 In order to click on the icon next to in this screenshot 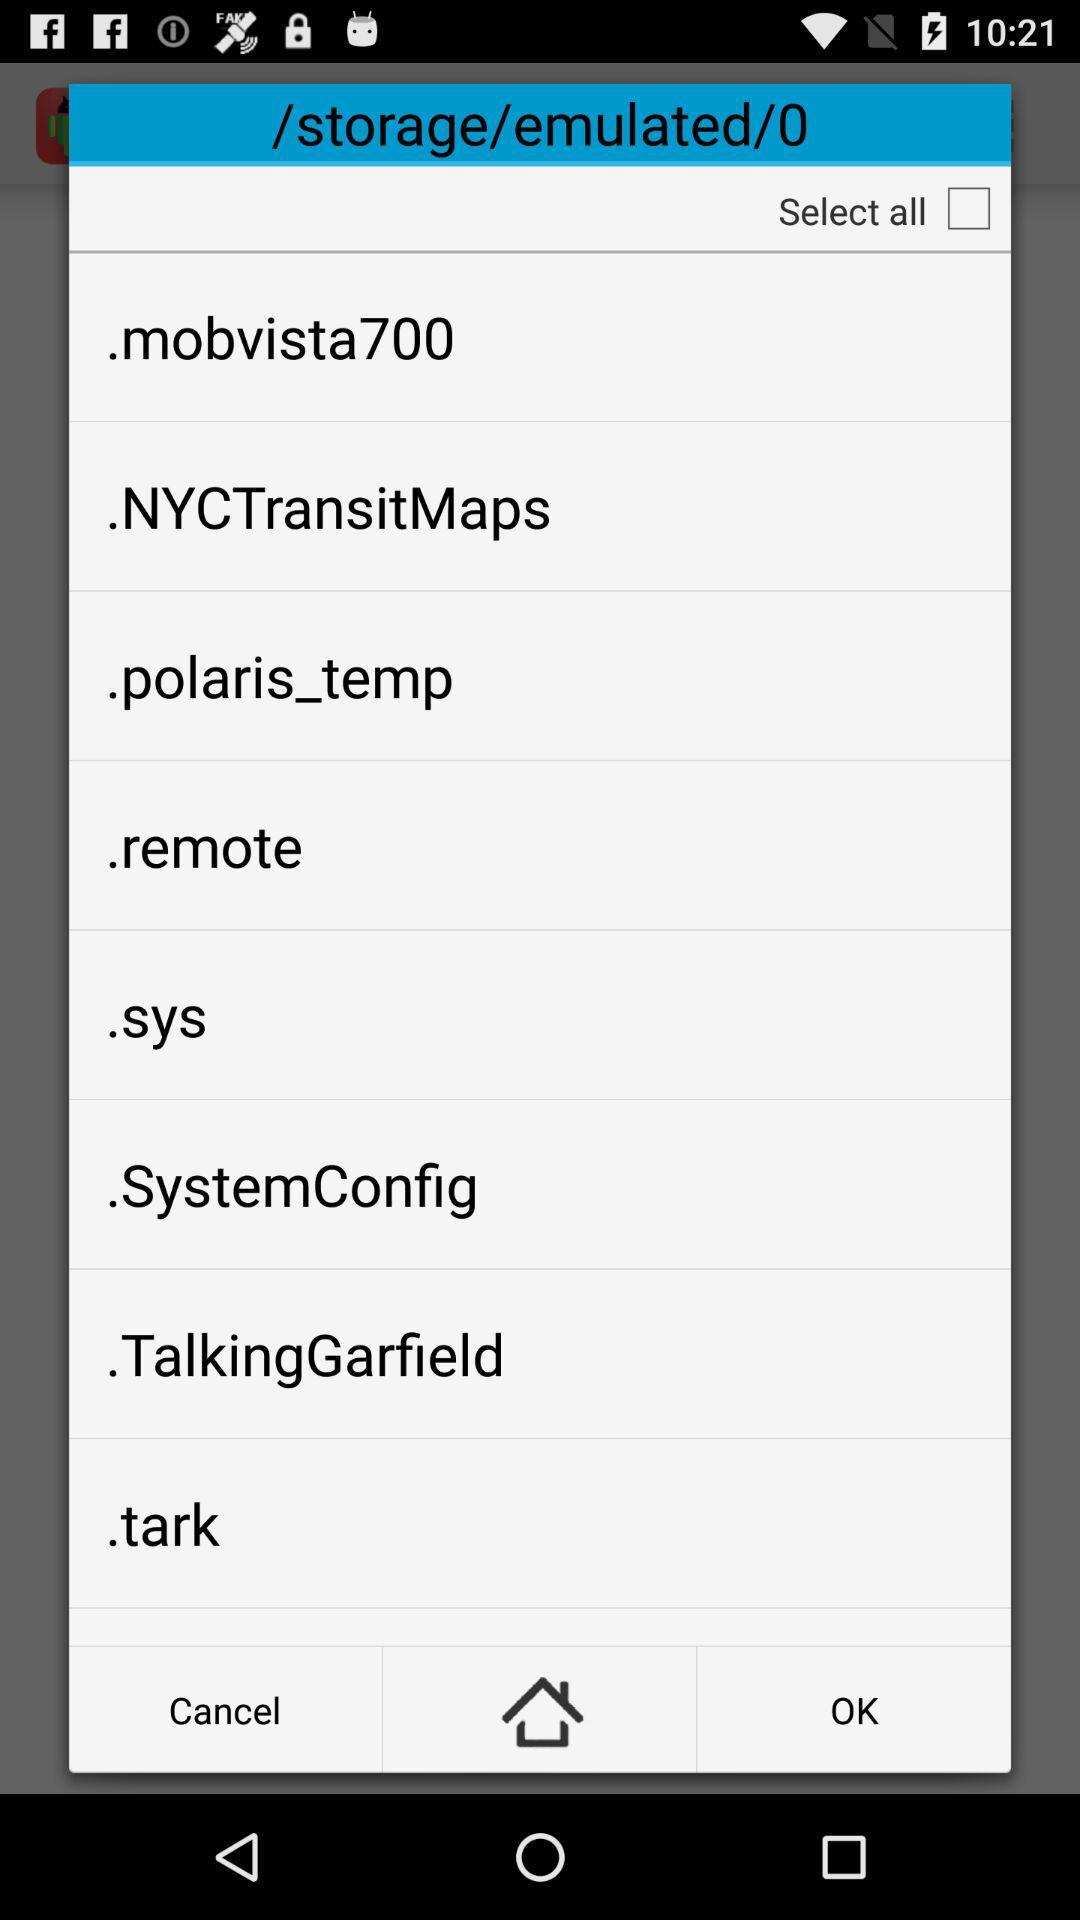, I will do `click(854, 1708)`.